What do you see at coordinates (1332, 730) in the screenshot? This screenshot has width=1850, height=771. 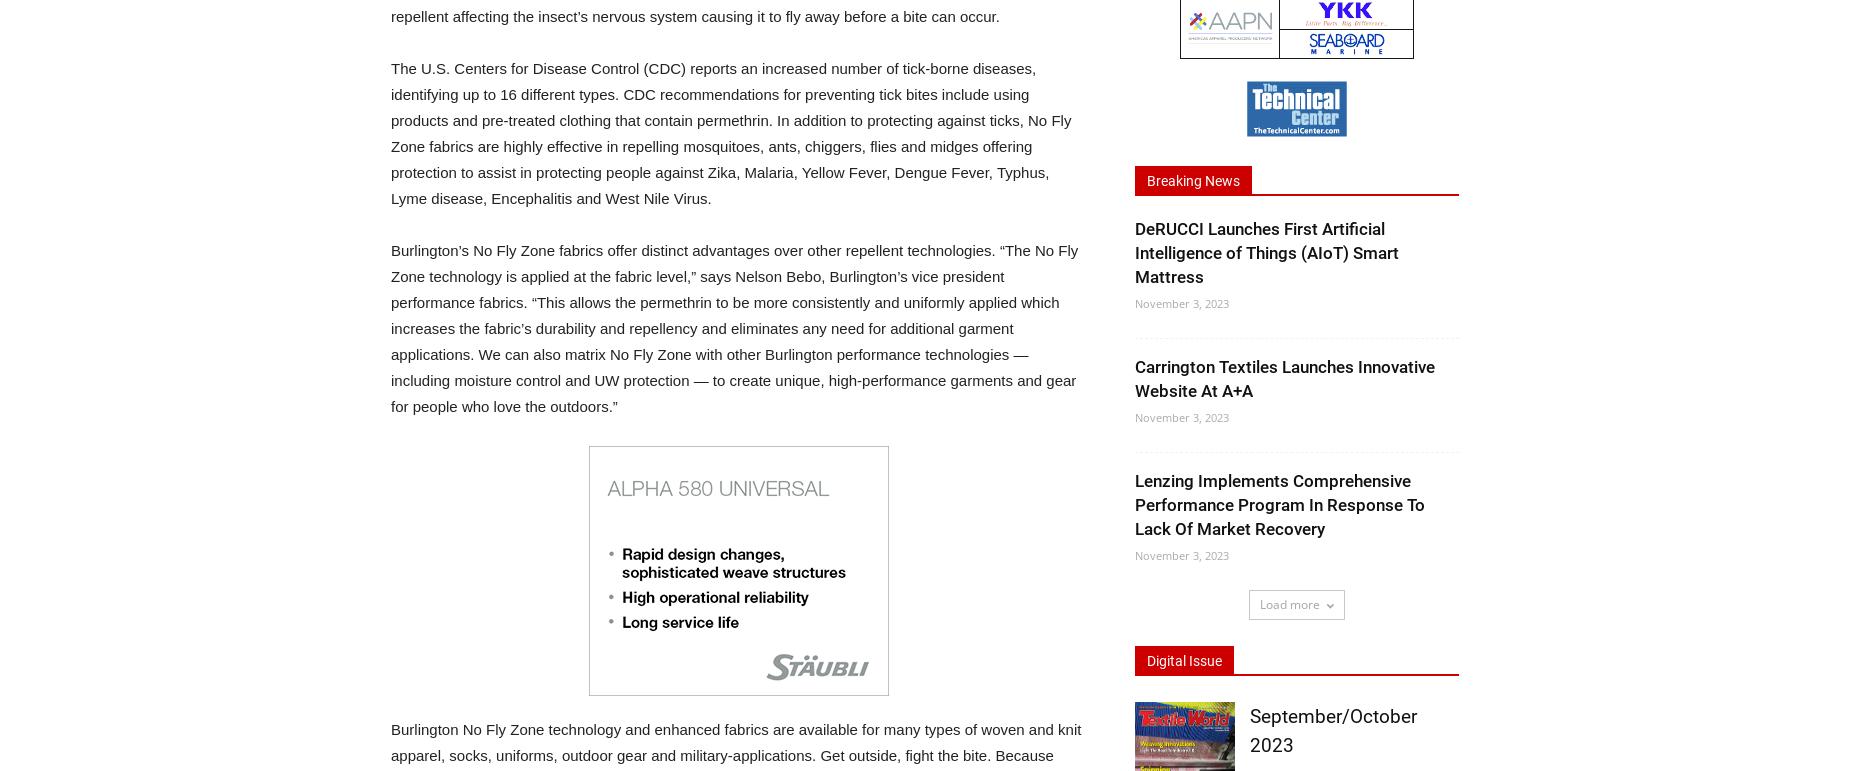 I see `'September/October 2023'` at bounding box center [1332, 730].